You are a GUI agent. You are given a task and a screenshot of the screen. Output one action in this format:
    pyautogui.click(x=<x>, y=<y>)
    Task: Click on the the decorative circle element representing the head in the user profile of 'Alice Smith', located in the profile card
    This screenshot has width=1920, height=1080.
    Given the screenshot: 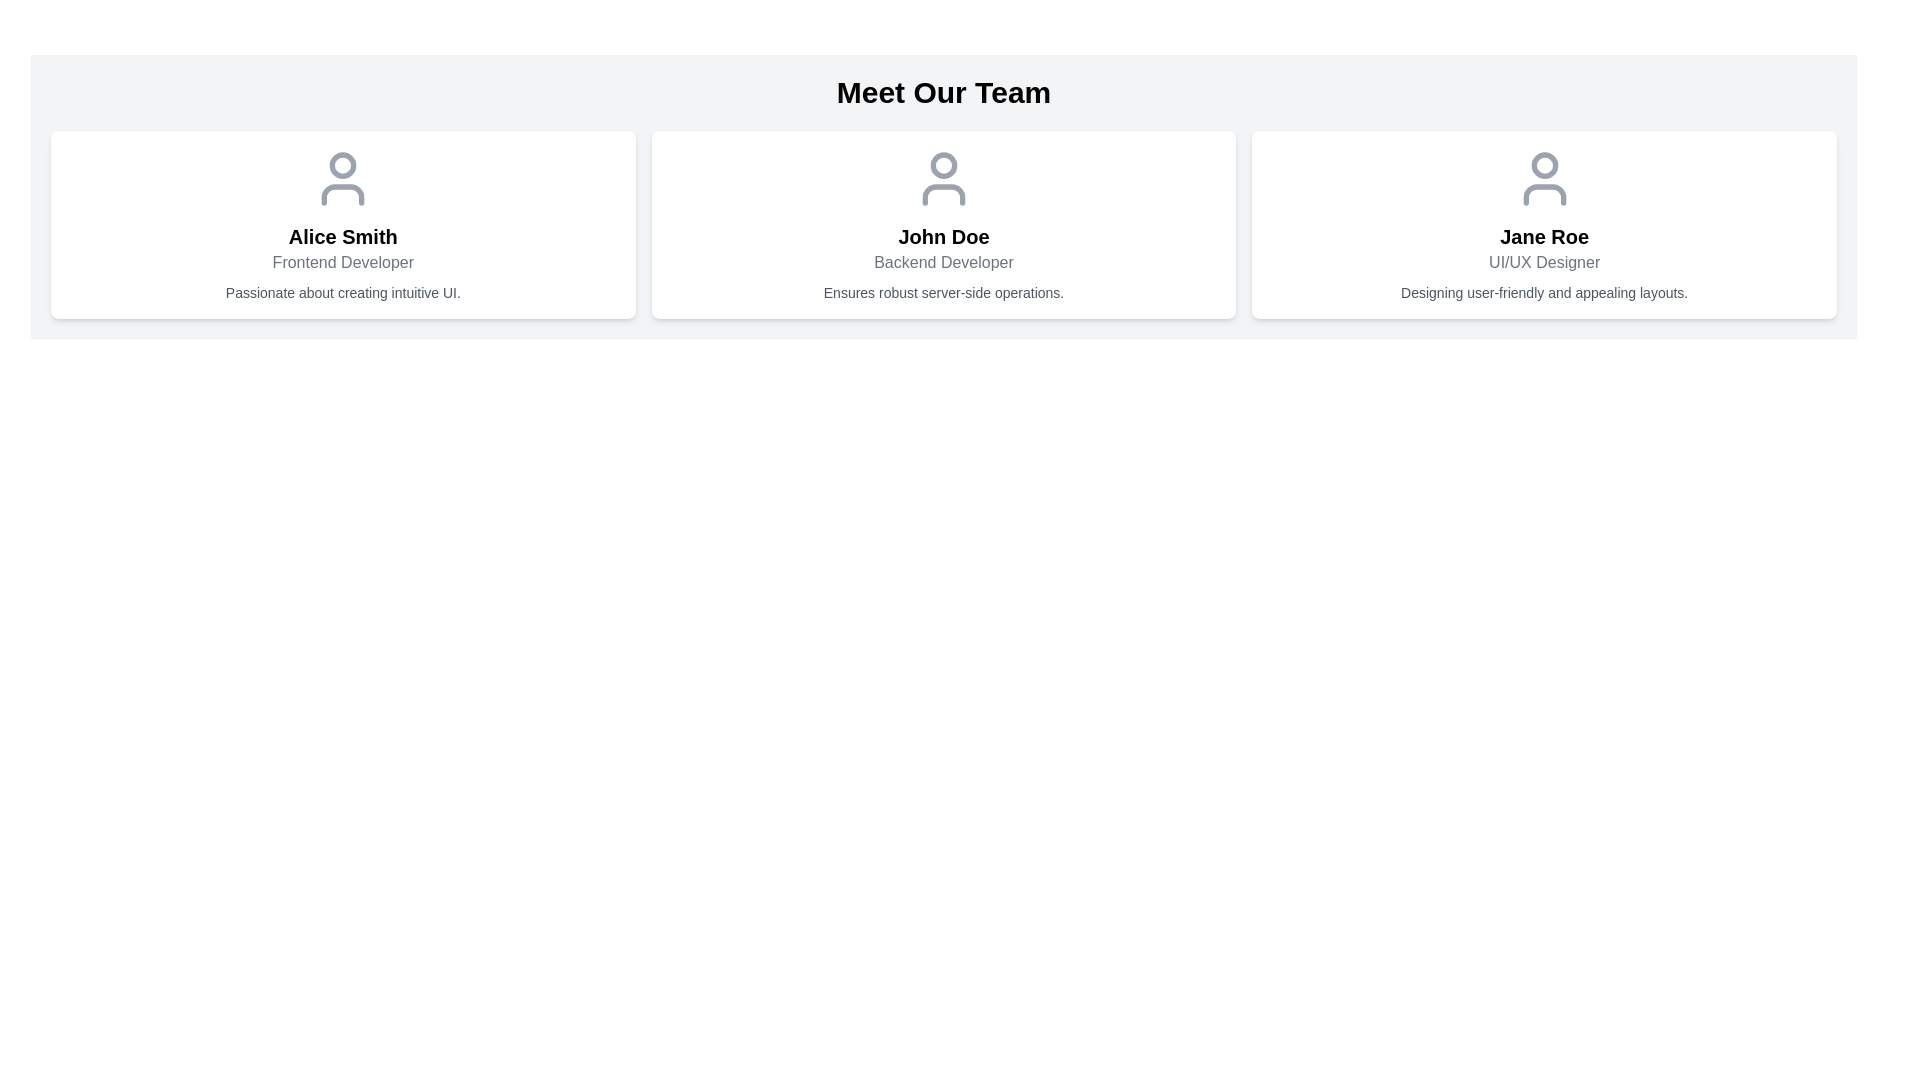 What is the action you would take?
    pyautogui.click(x=343, y=164)
    